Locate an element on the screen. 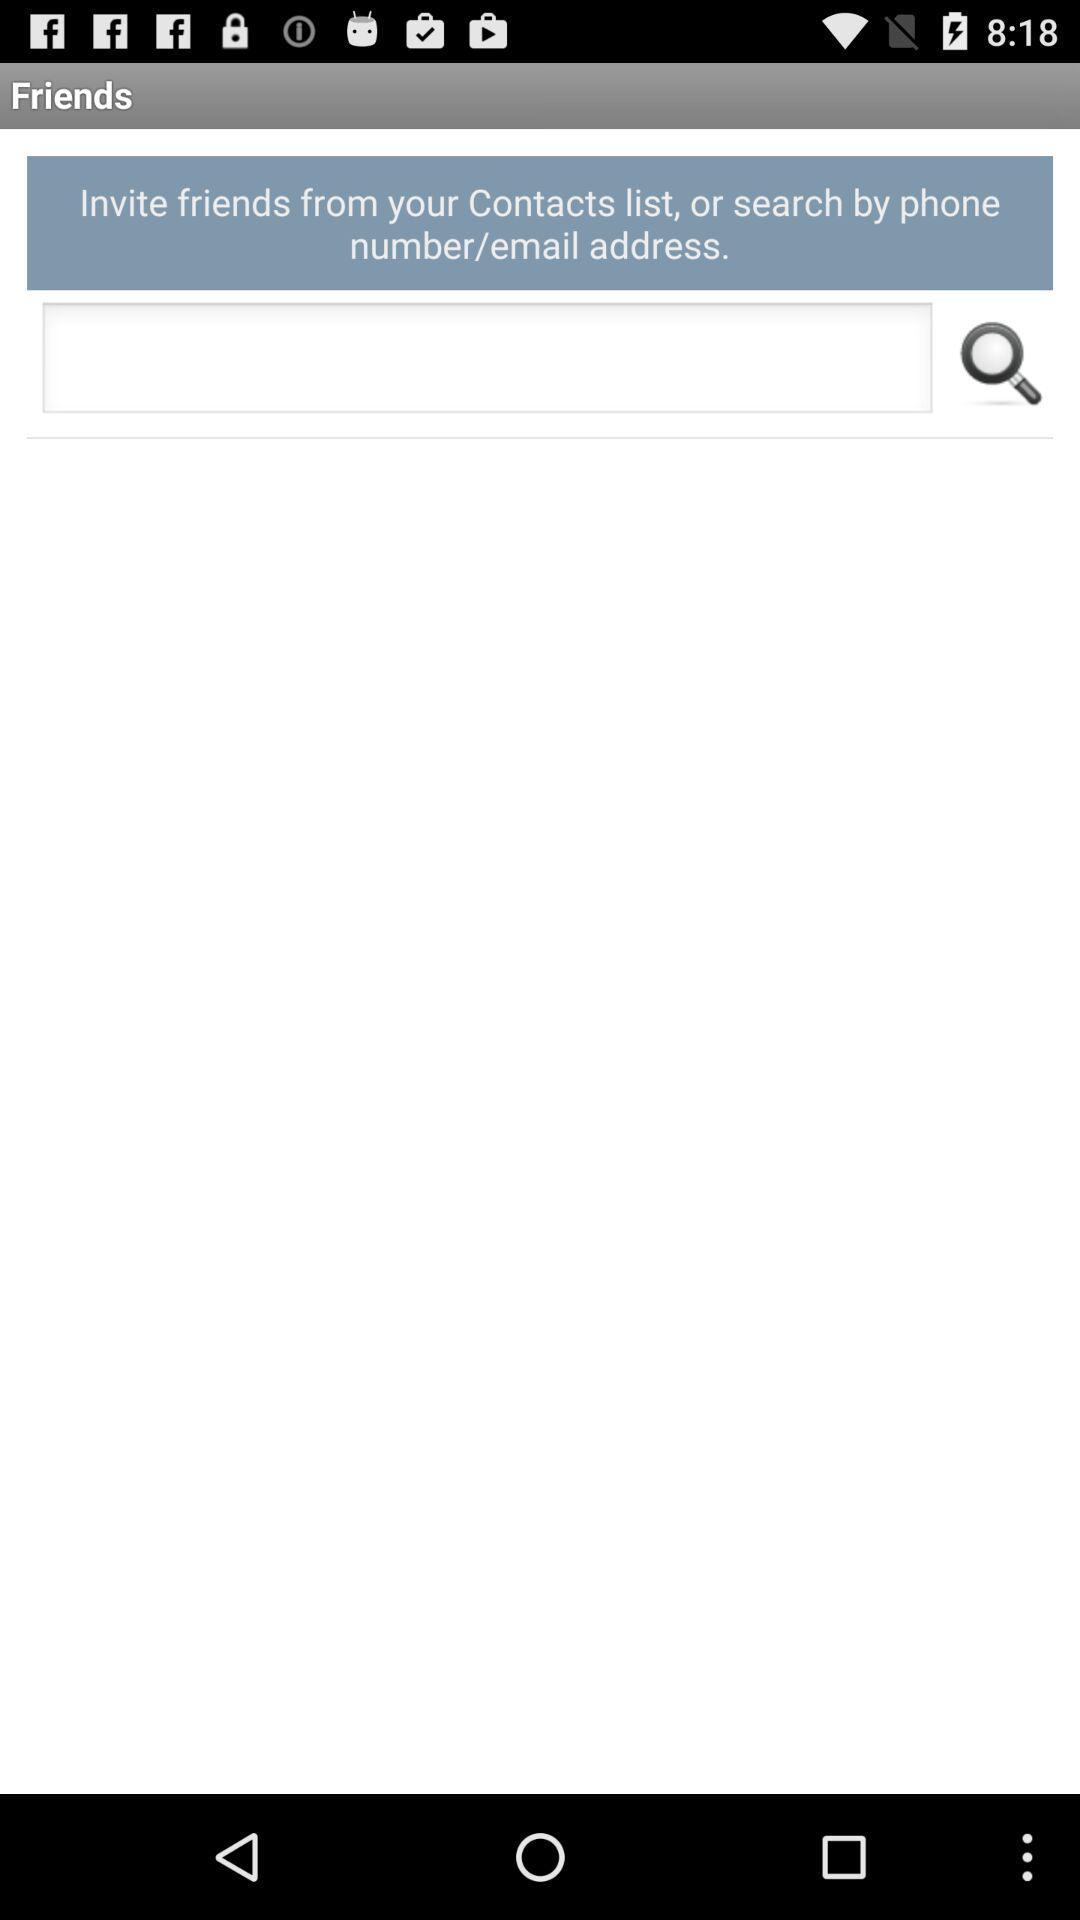 This screenshot has height=1920, width=1080. the invite friends from icon is located at coordinates (540, 223).